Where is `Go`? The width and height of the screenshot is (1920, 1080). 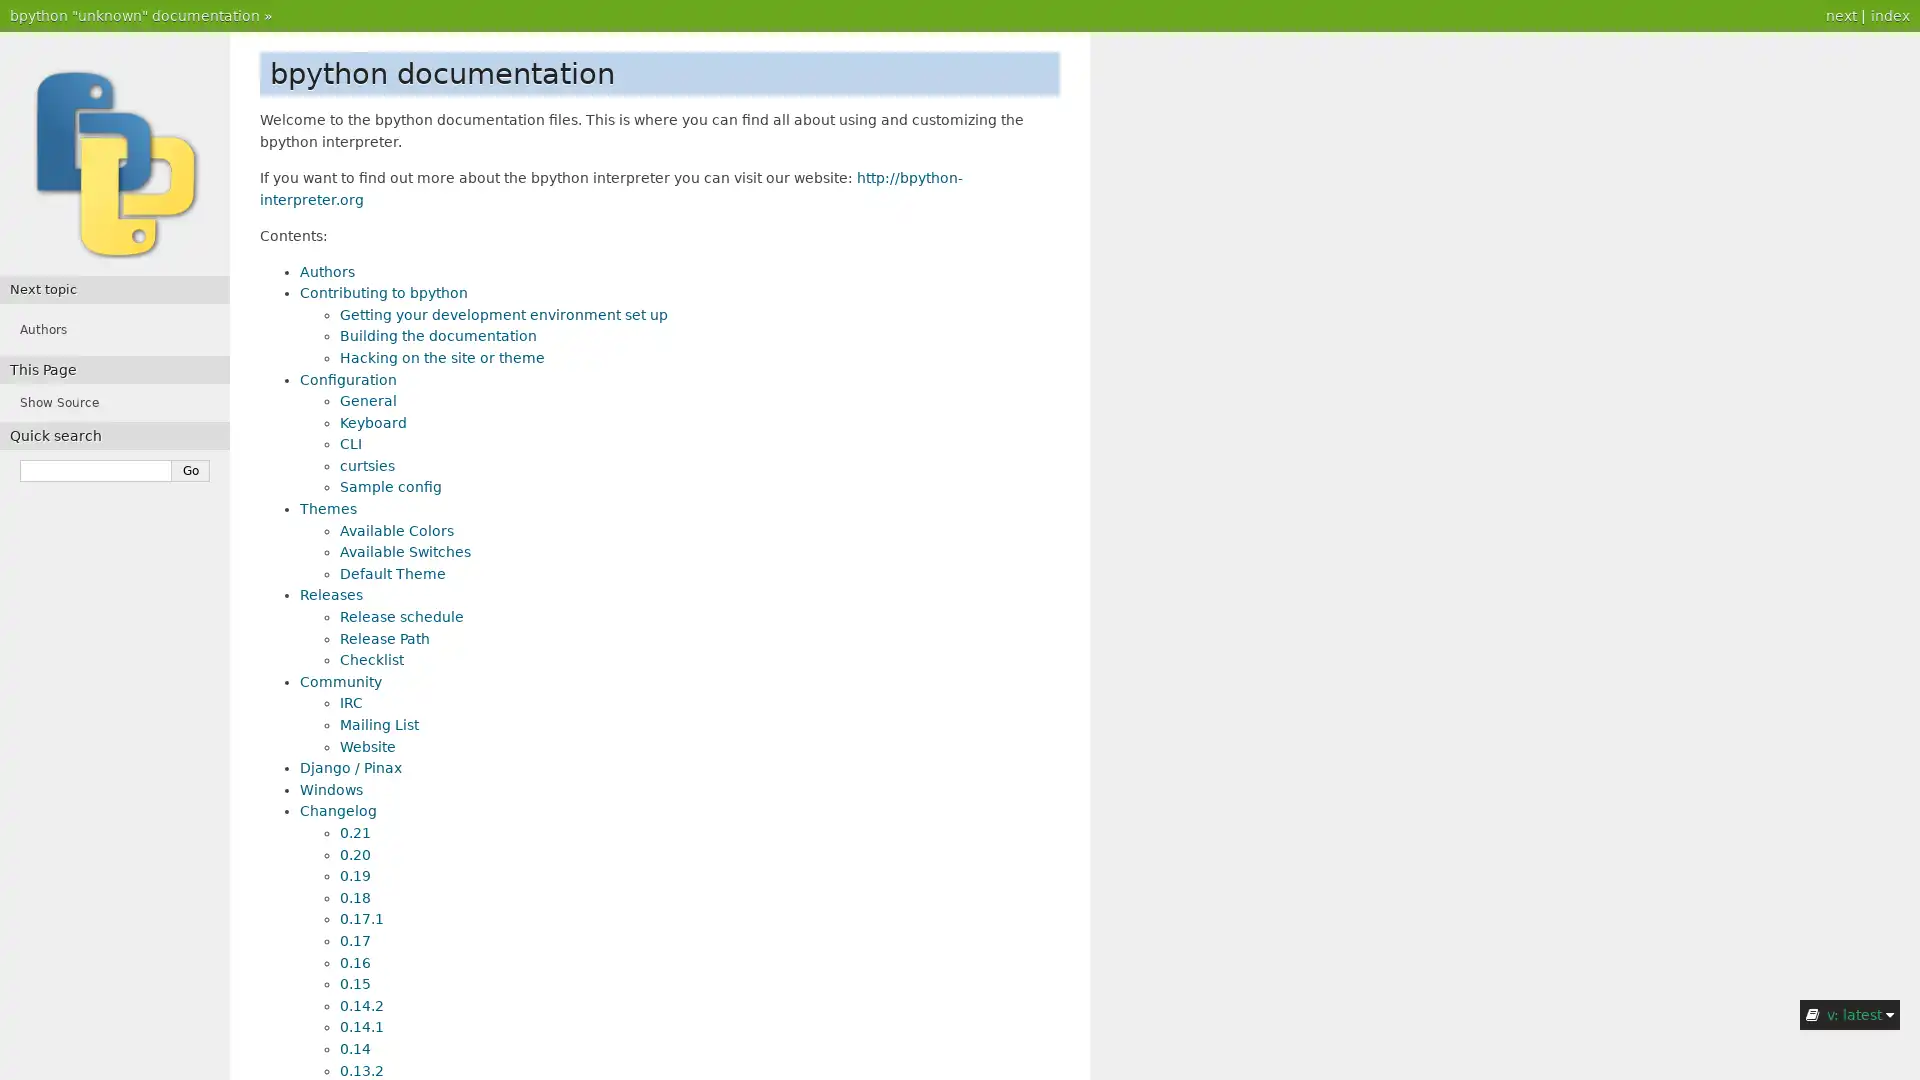 Go is located at coordinates (191, 470).